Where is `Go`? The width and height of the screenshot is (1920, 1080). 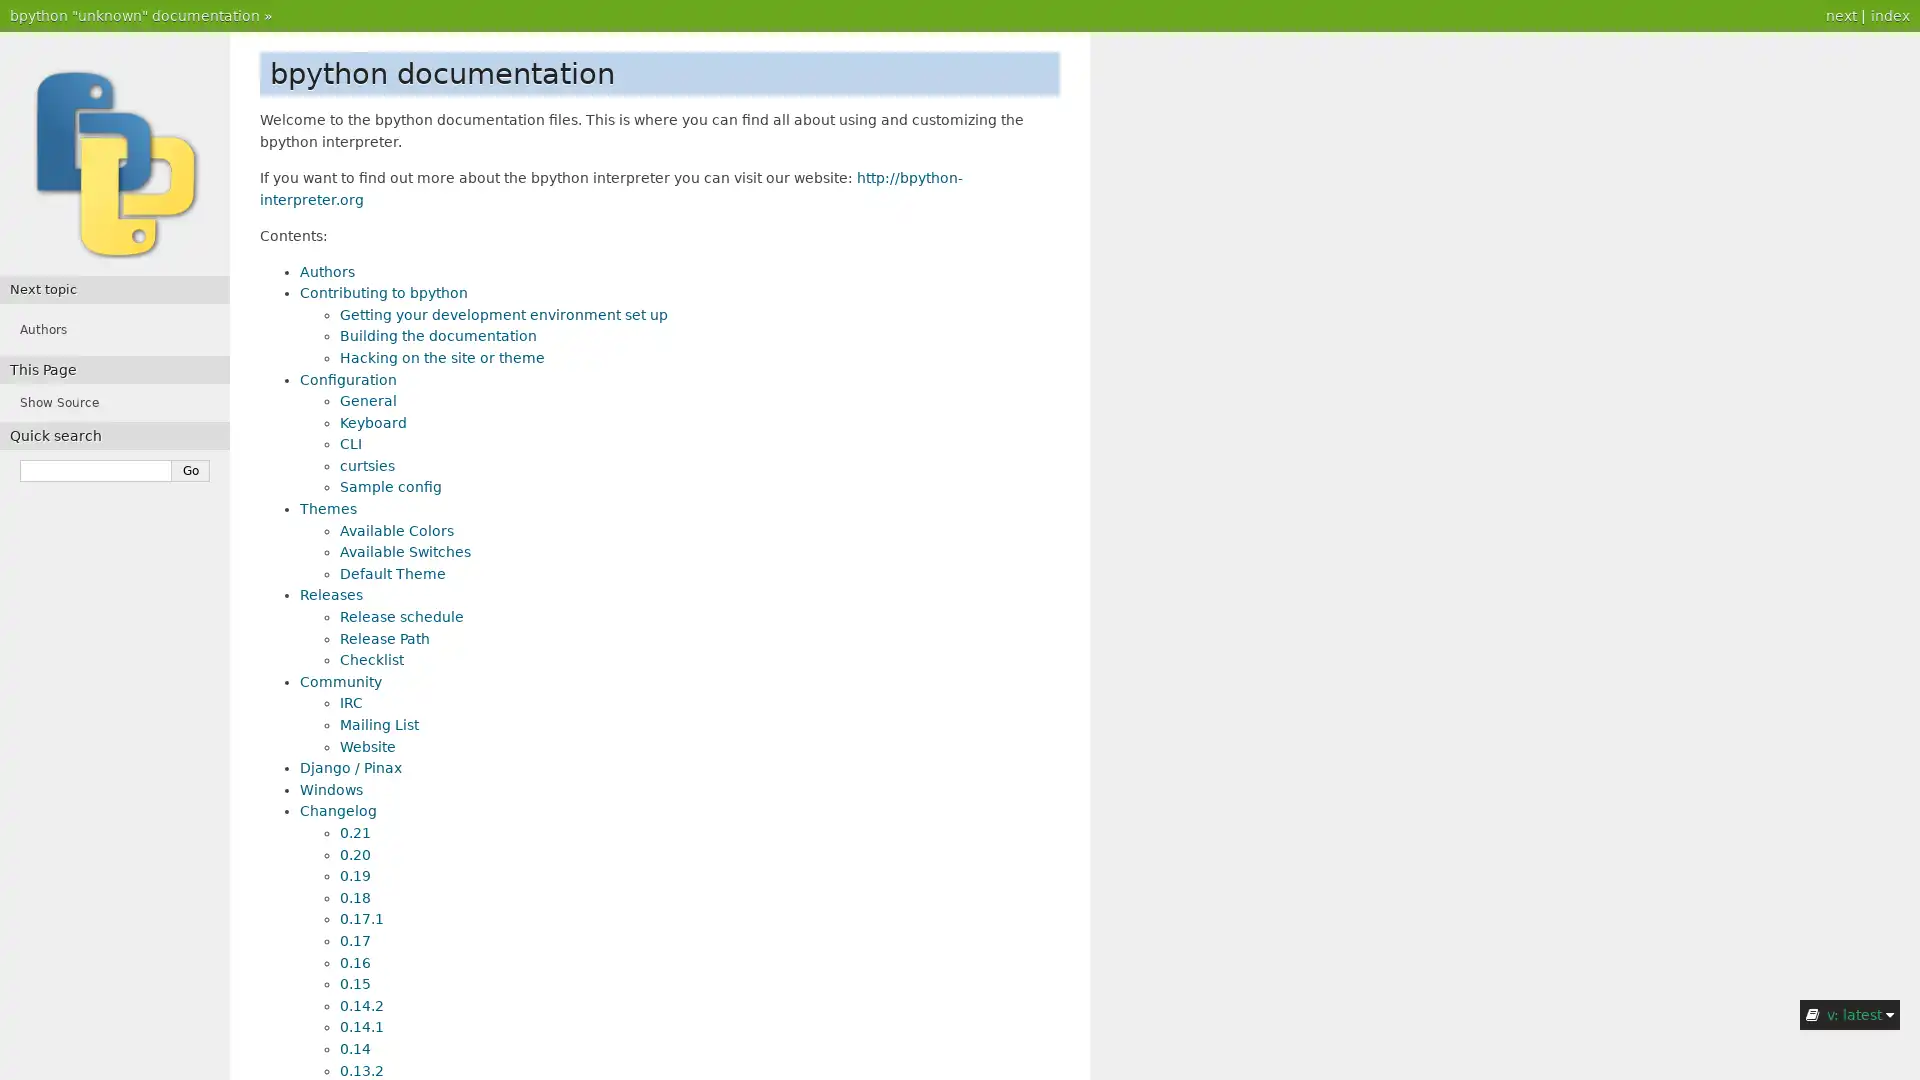 Go is located at coordinates (191, 470).